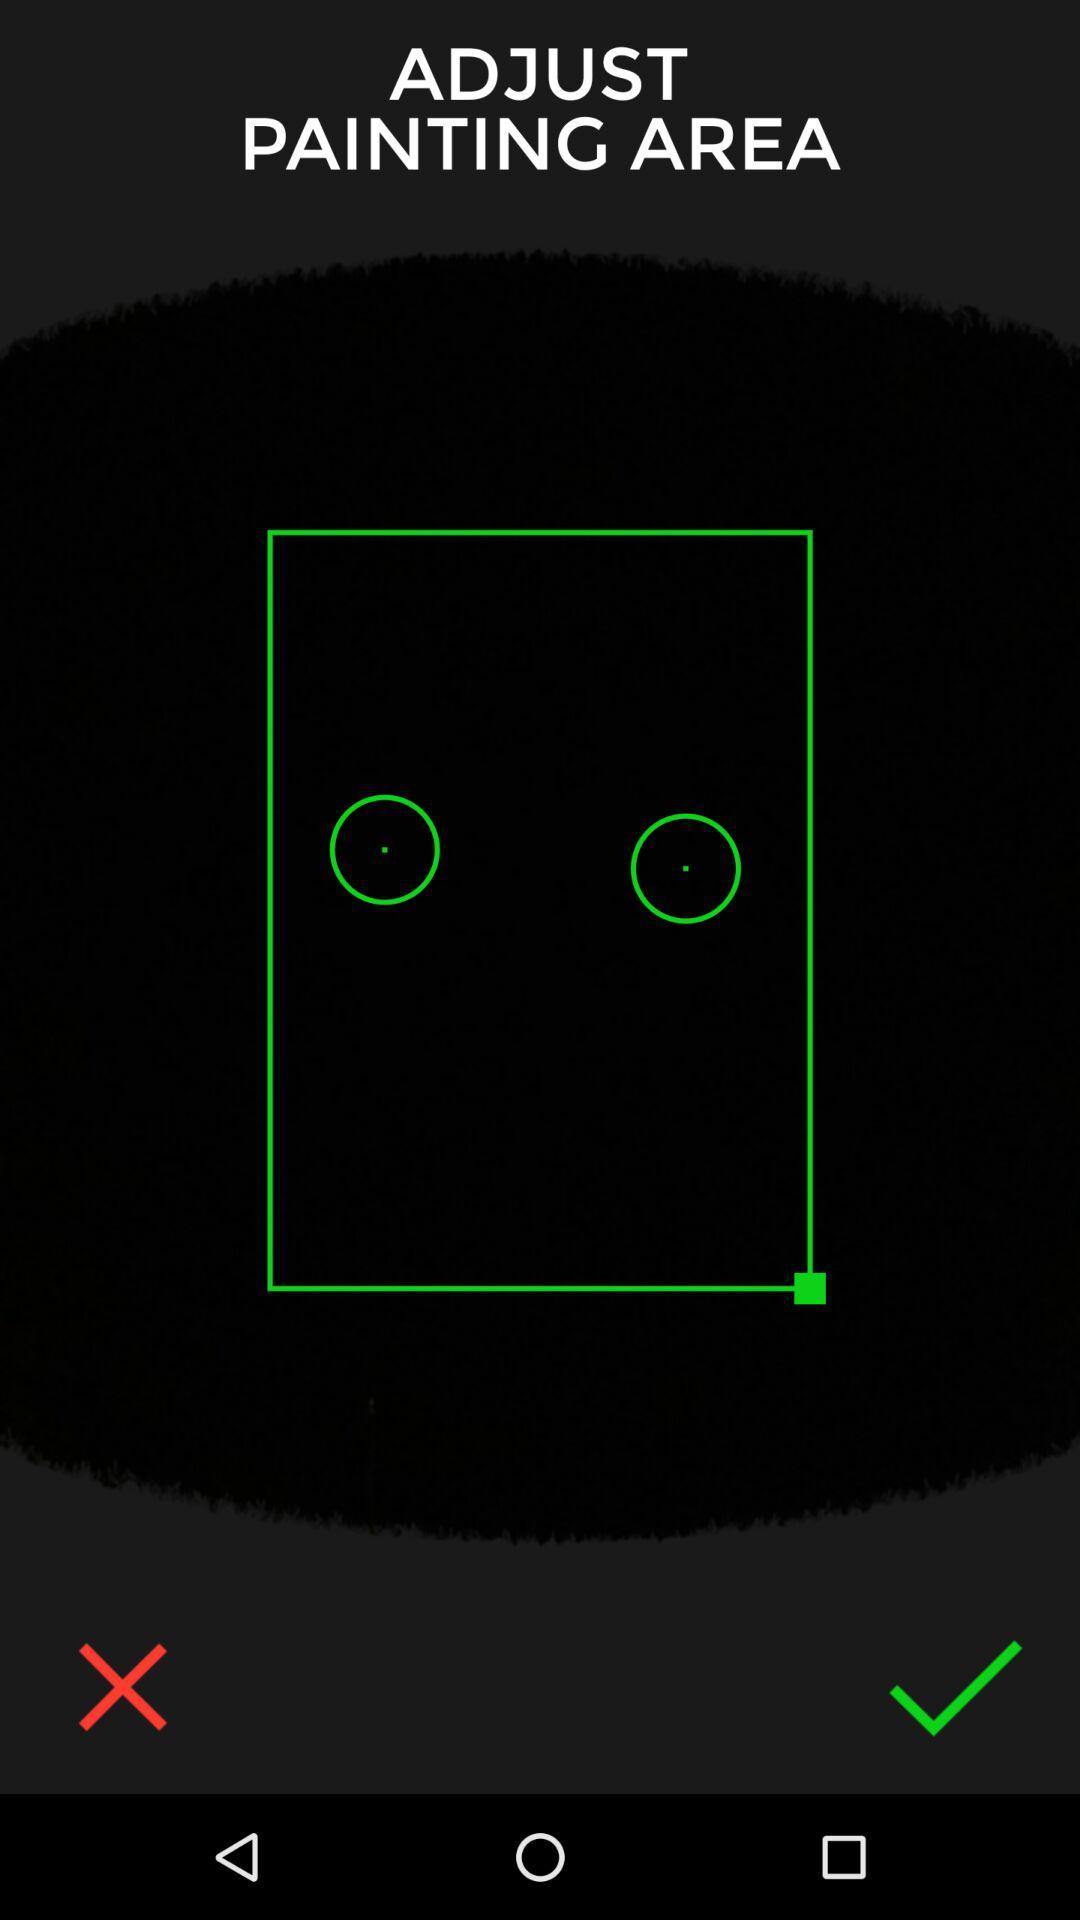 The image size is (1080, 1920). What do you see at coordinates (124, 1688) in the screenshot?
I see `the close icon` at bounding box center [124, 1688].